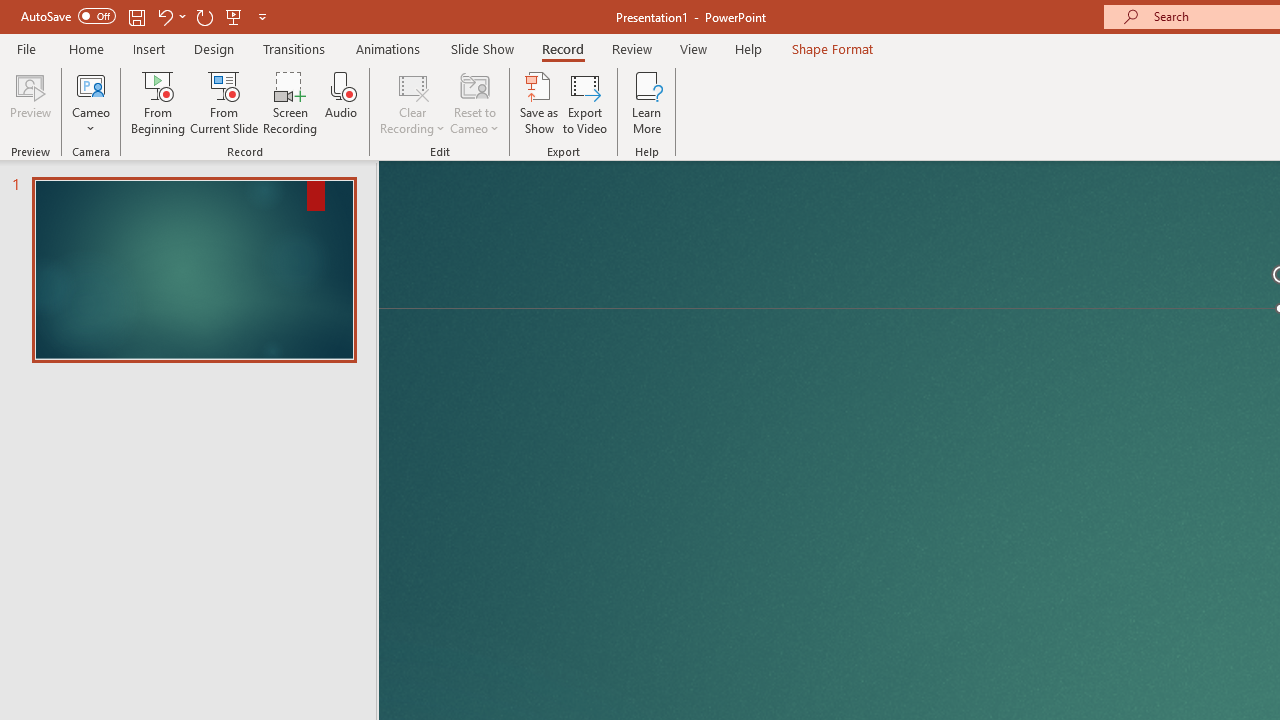 The image size is (1280, 720). Describe the element at coordinates (289, 103) in the screenshot. I see `'Screen Recording'` at that location.